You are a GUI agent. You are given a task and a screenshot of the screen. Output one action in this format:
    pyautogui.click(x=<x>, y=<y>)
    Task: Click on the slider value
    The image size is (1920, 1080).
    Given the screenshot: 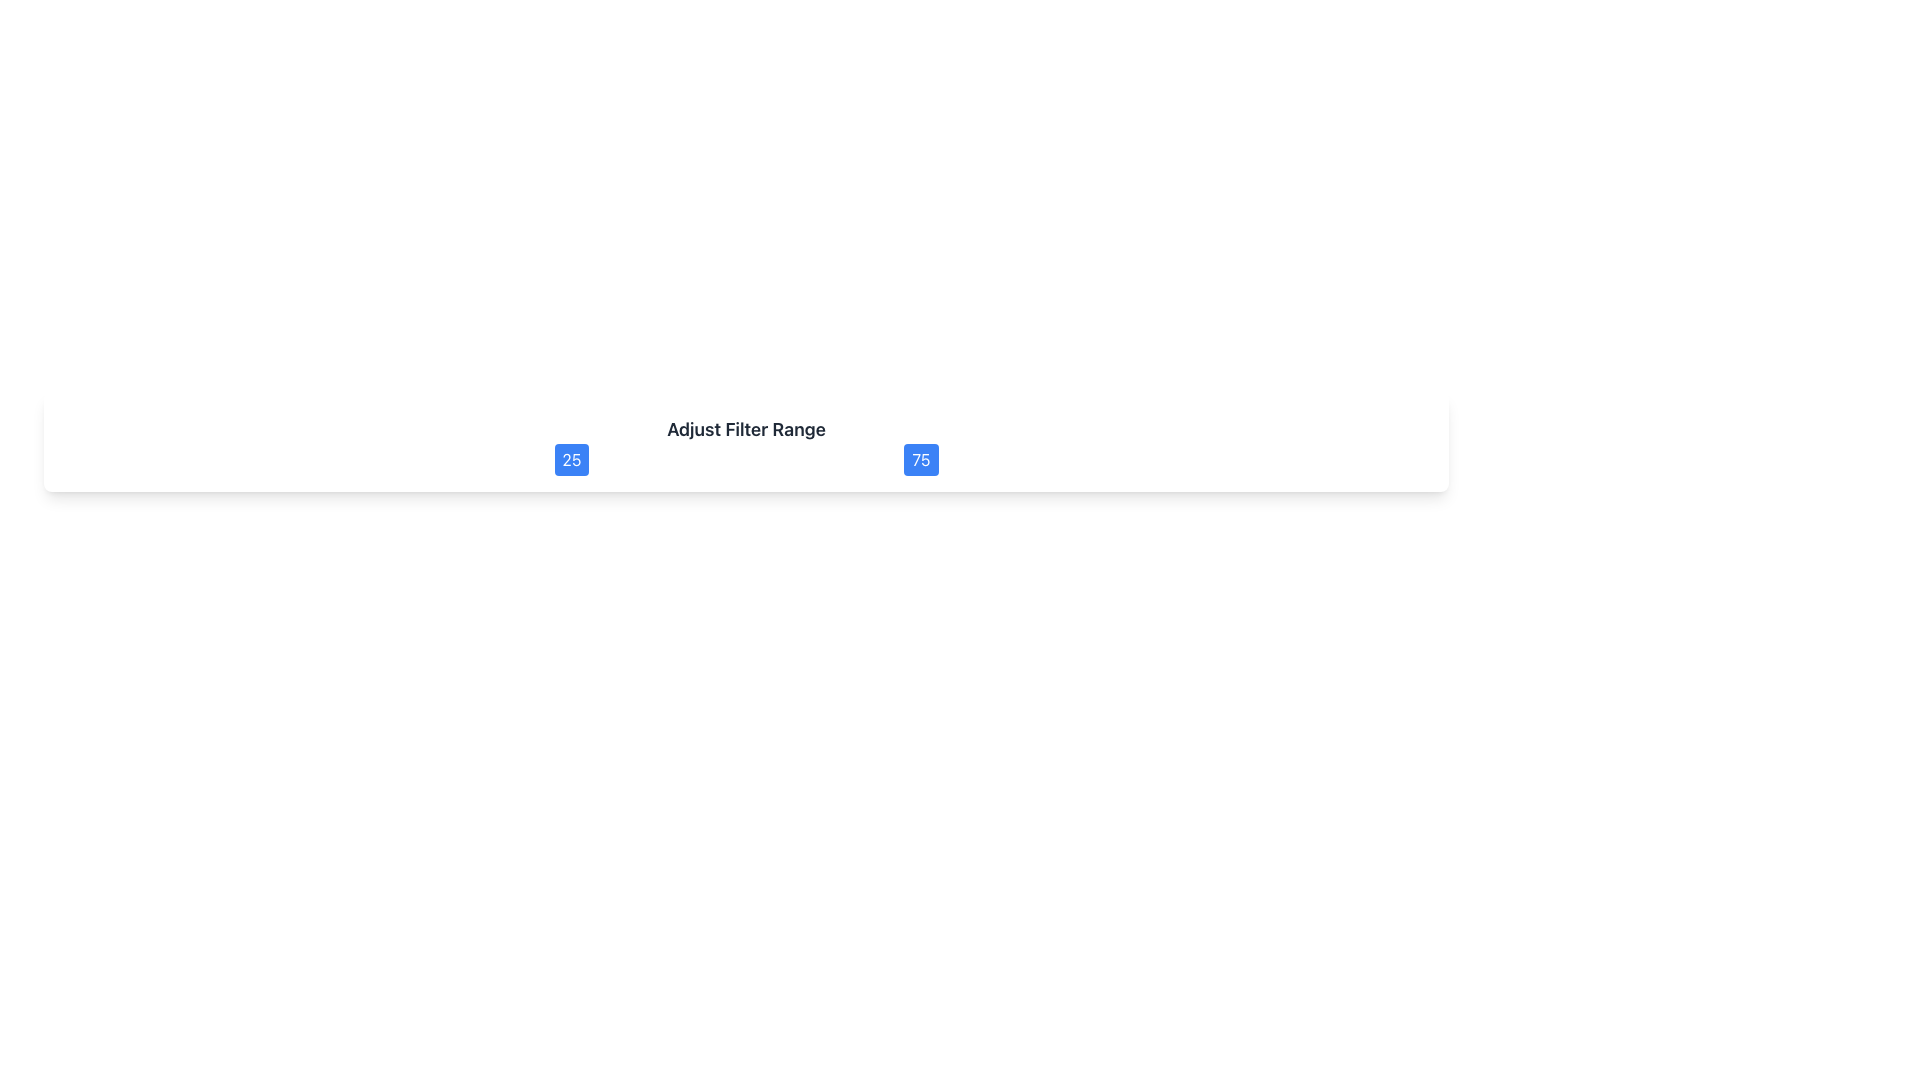 What is the action you would take?
    pyautogui.click(x=812, y=470)
    